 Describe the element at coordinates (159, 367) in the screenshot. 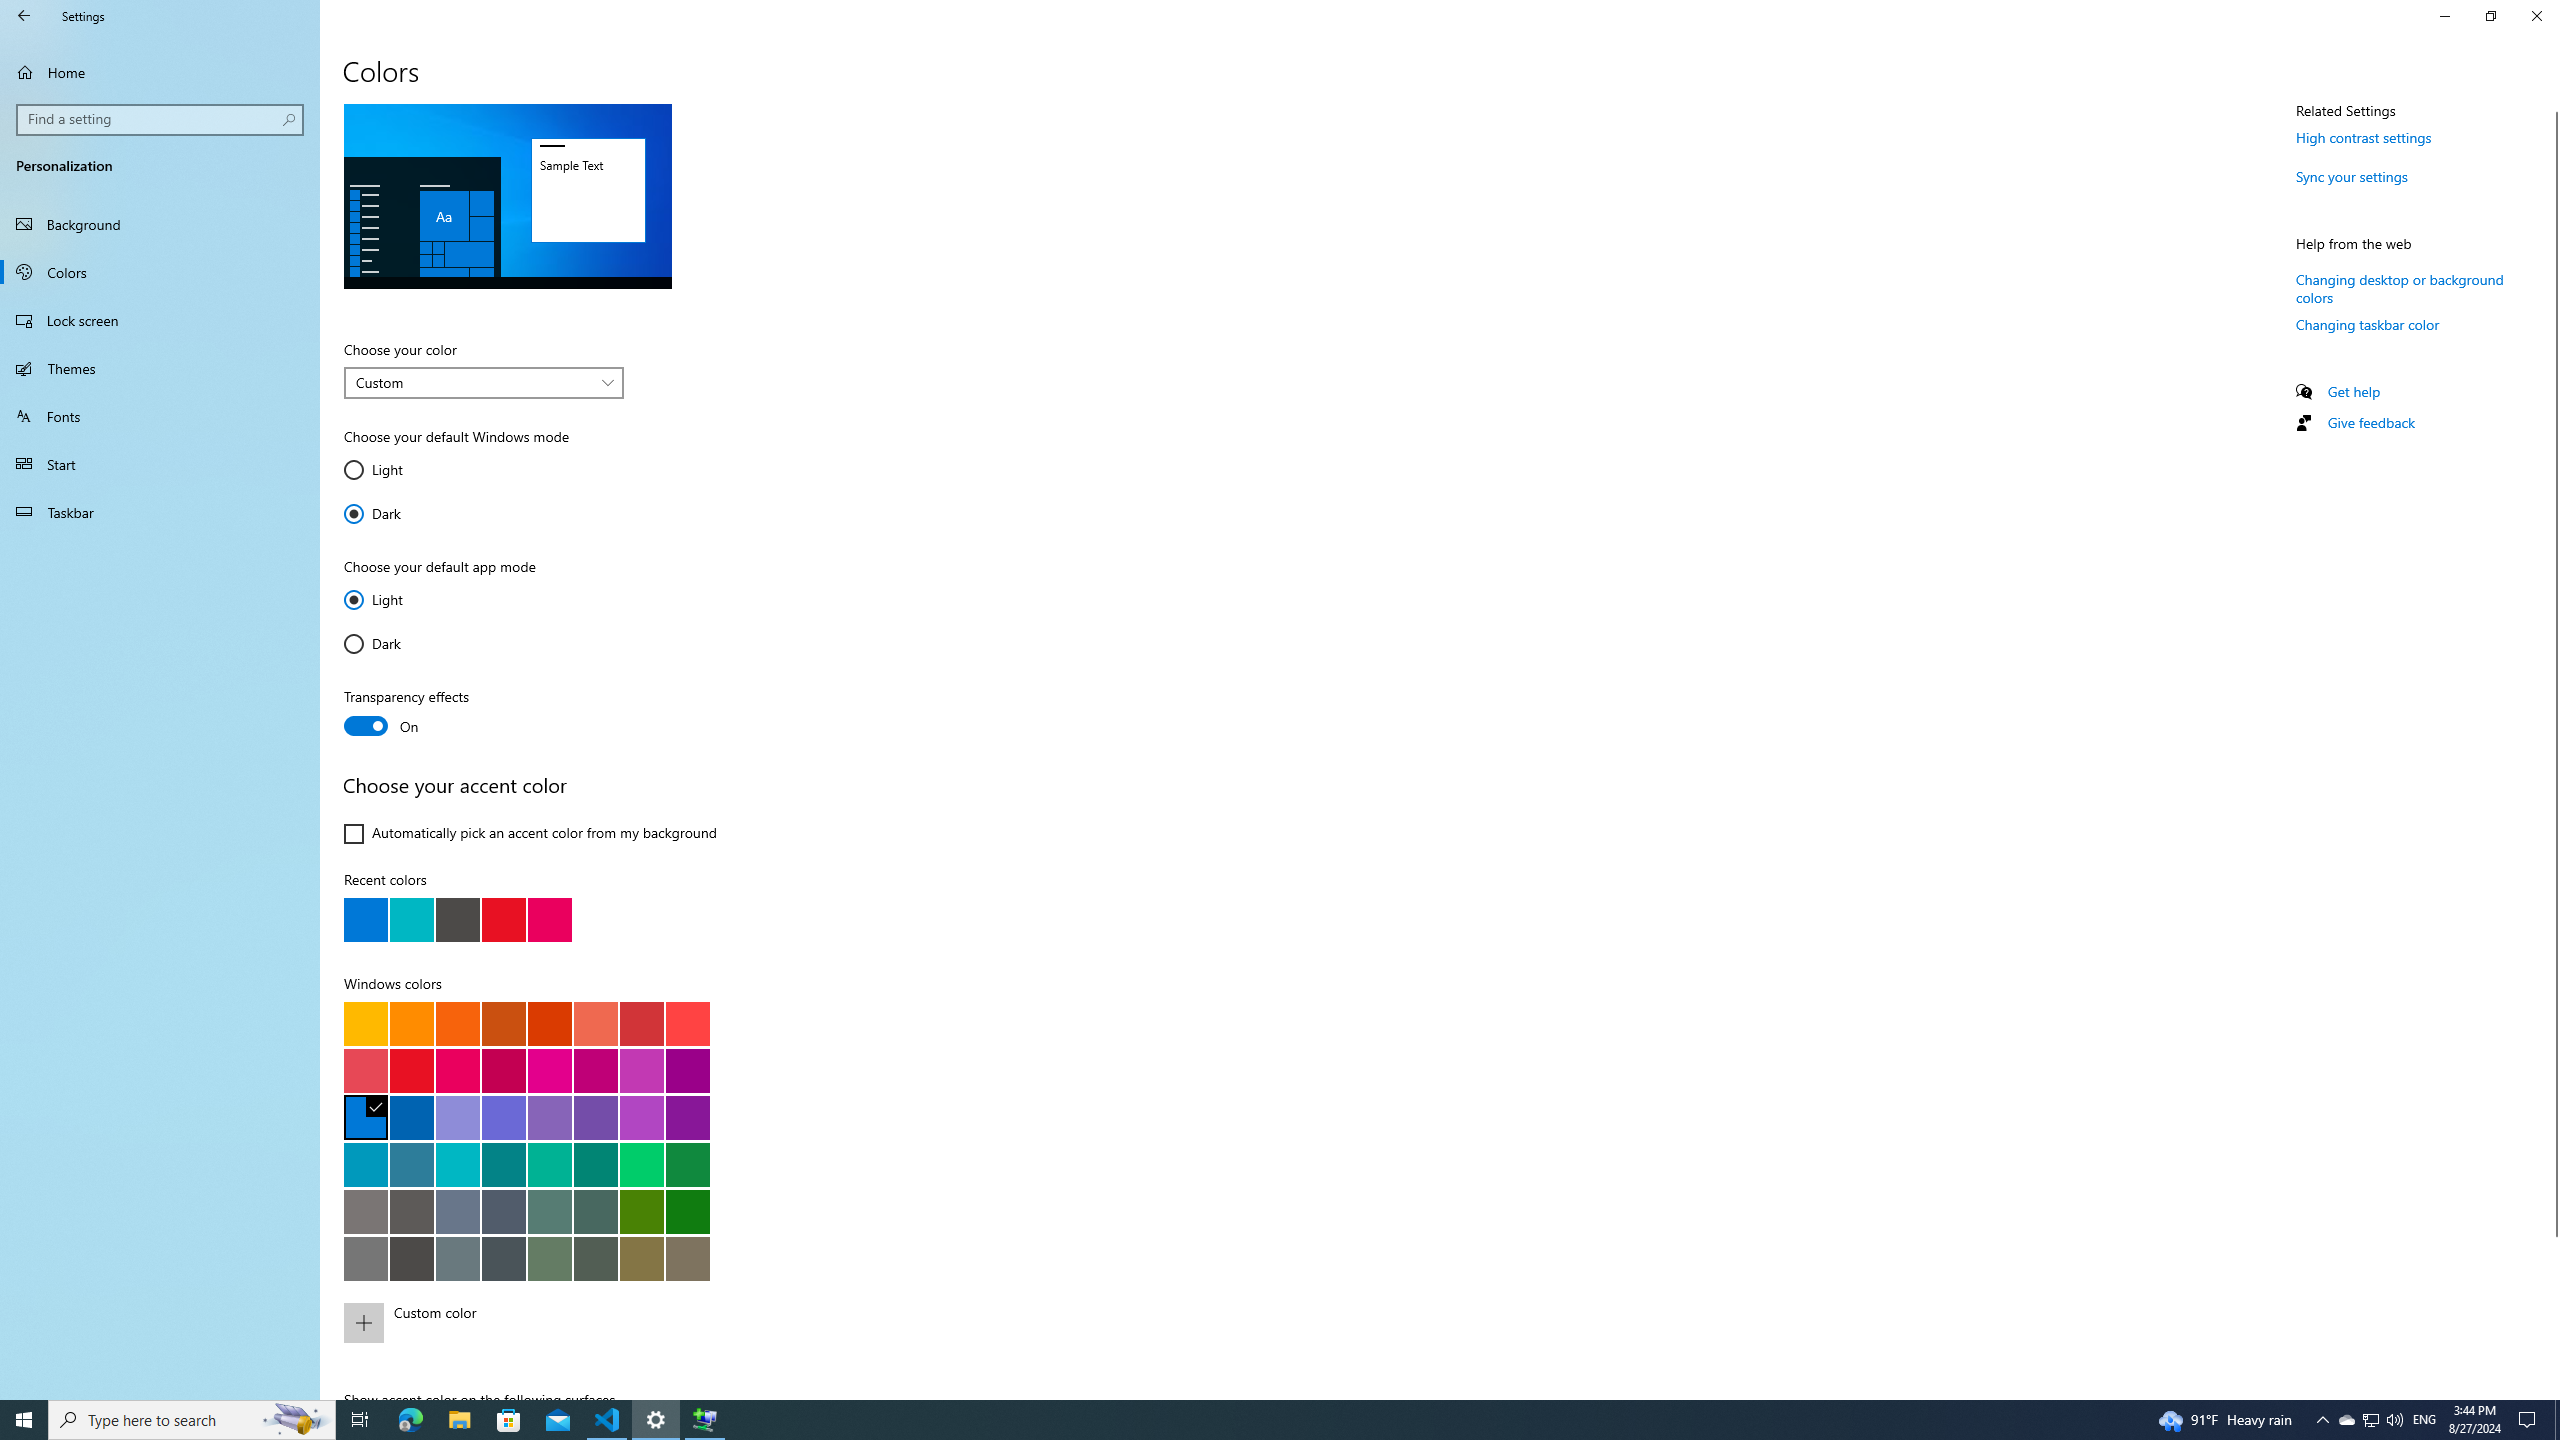

I see `'Themes'` at that location.